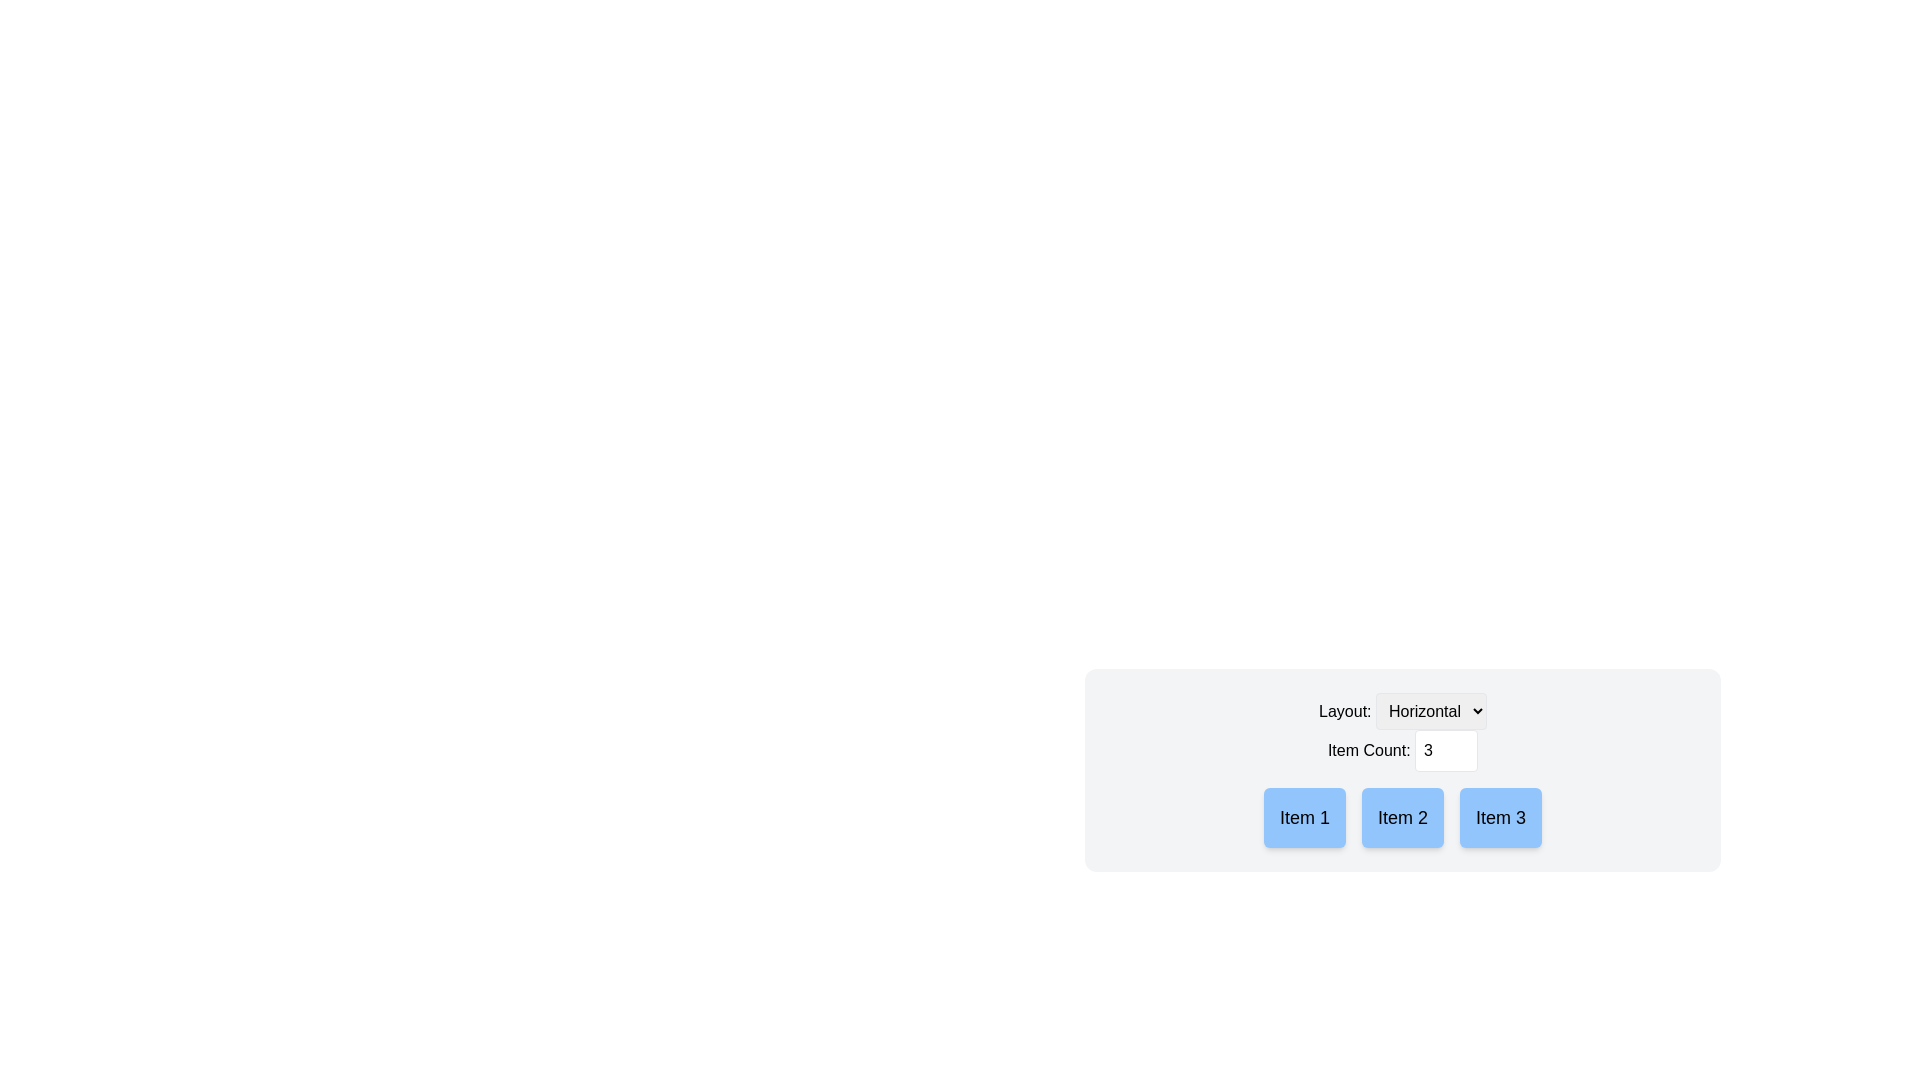 Image resolution: width=1920 pixels, height=1080 pixels. I want to click on the number input box displaying '3', which is styled with a border and has slightly rounded corners, so click(1446, 751).